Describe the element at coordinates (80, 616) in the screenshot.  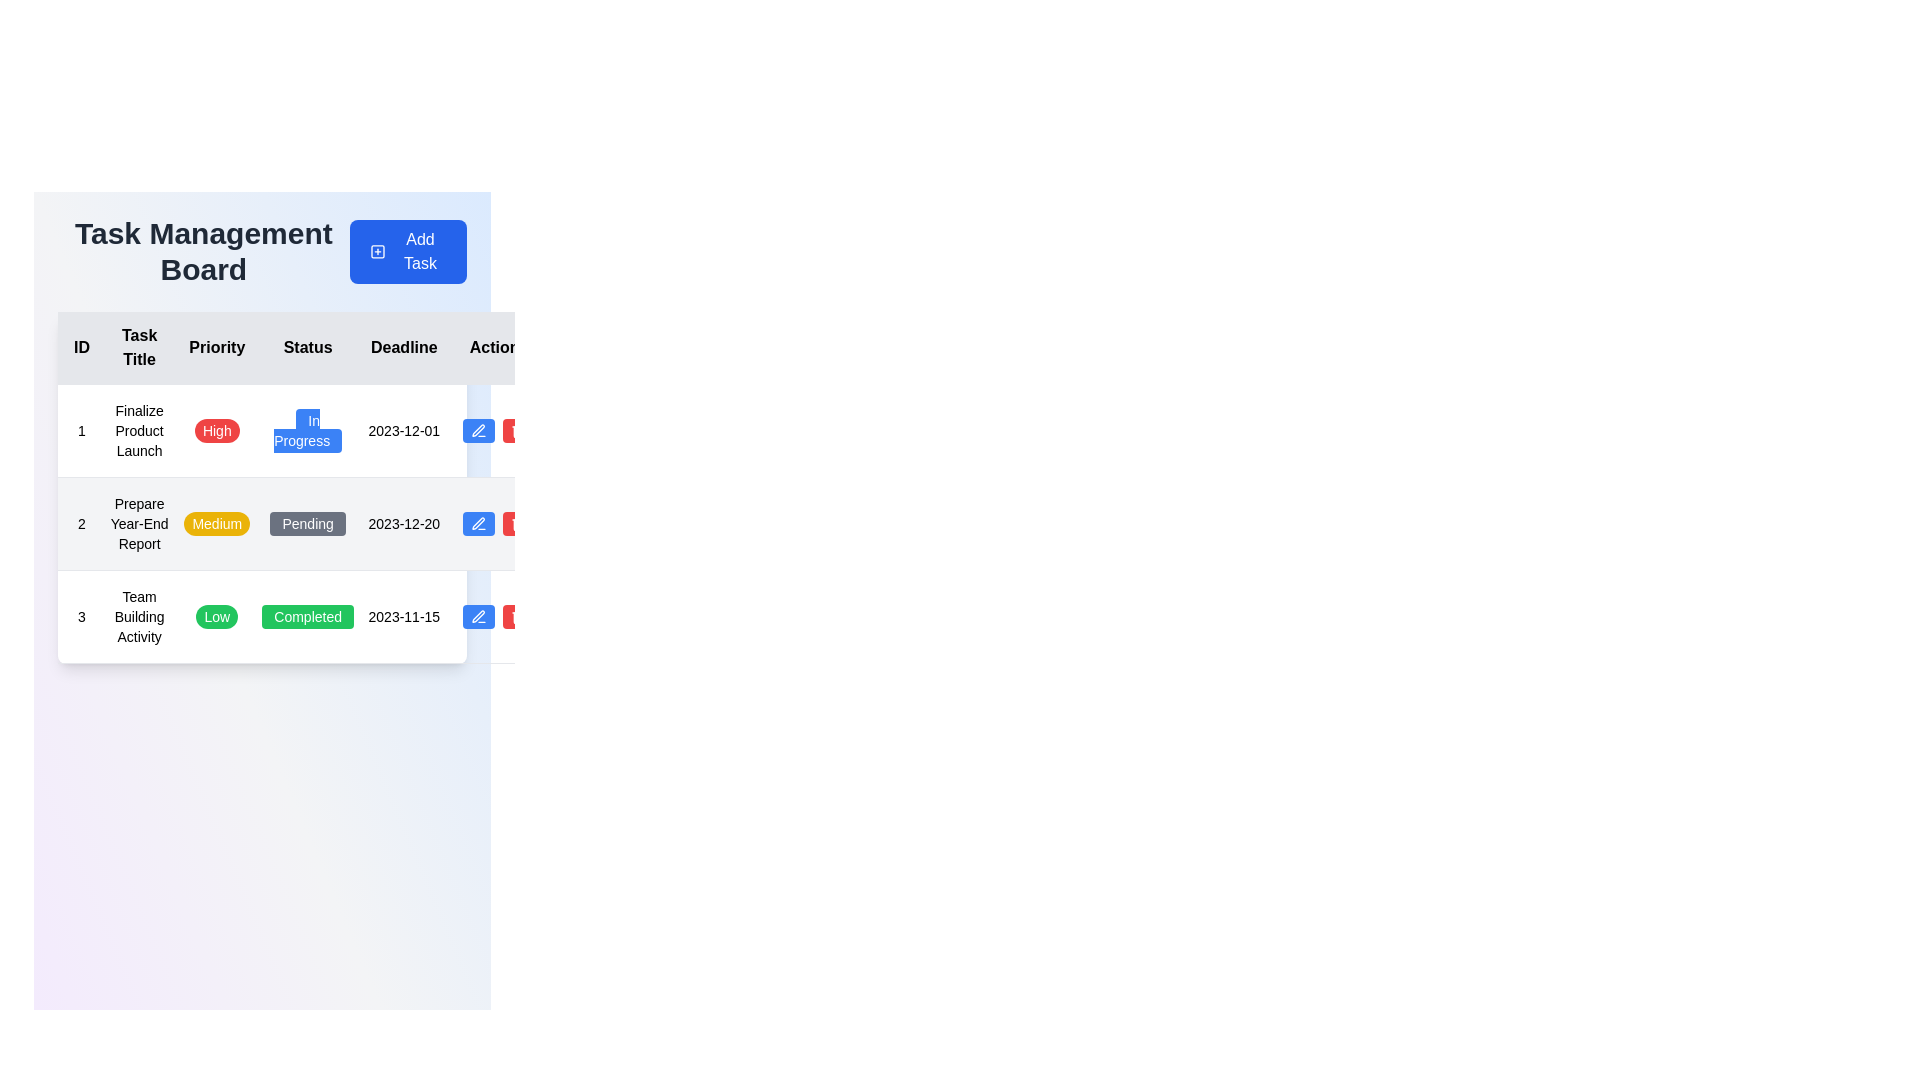
I see `the static text element that identifies the task entry in the third row and first column of the table, which precedes 'Team Building Activity'` at that location.